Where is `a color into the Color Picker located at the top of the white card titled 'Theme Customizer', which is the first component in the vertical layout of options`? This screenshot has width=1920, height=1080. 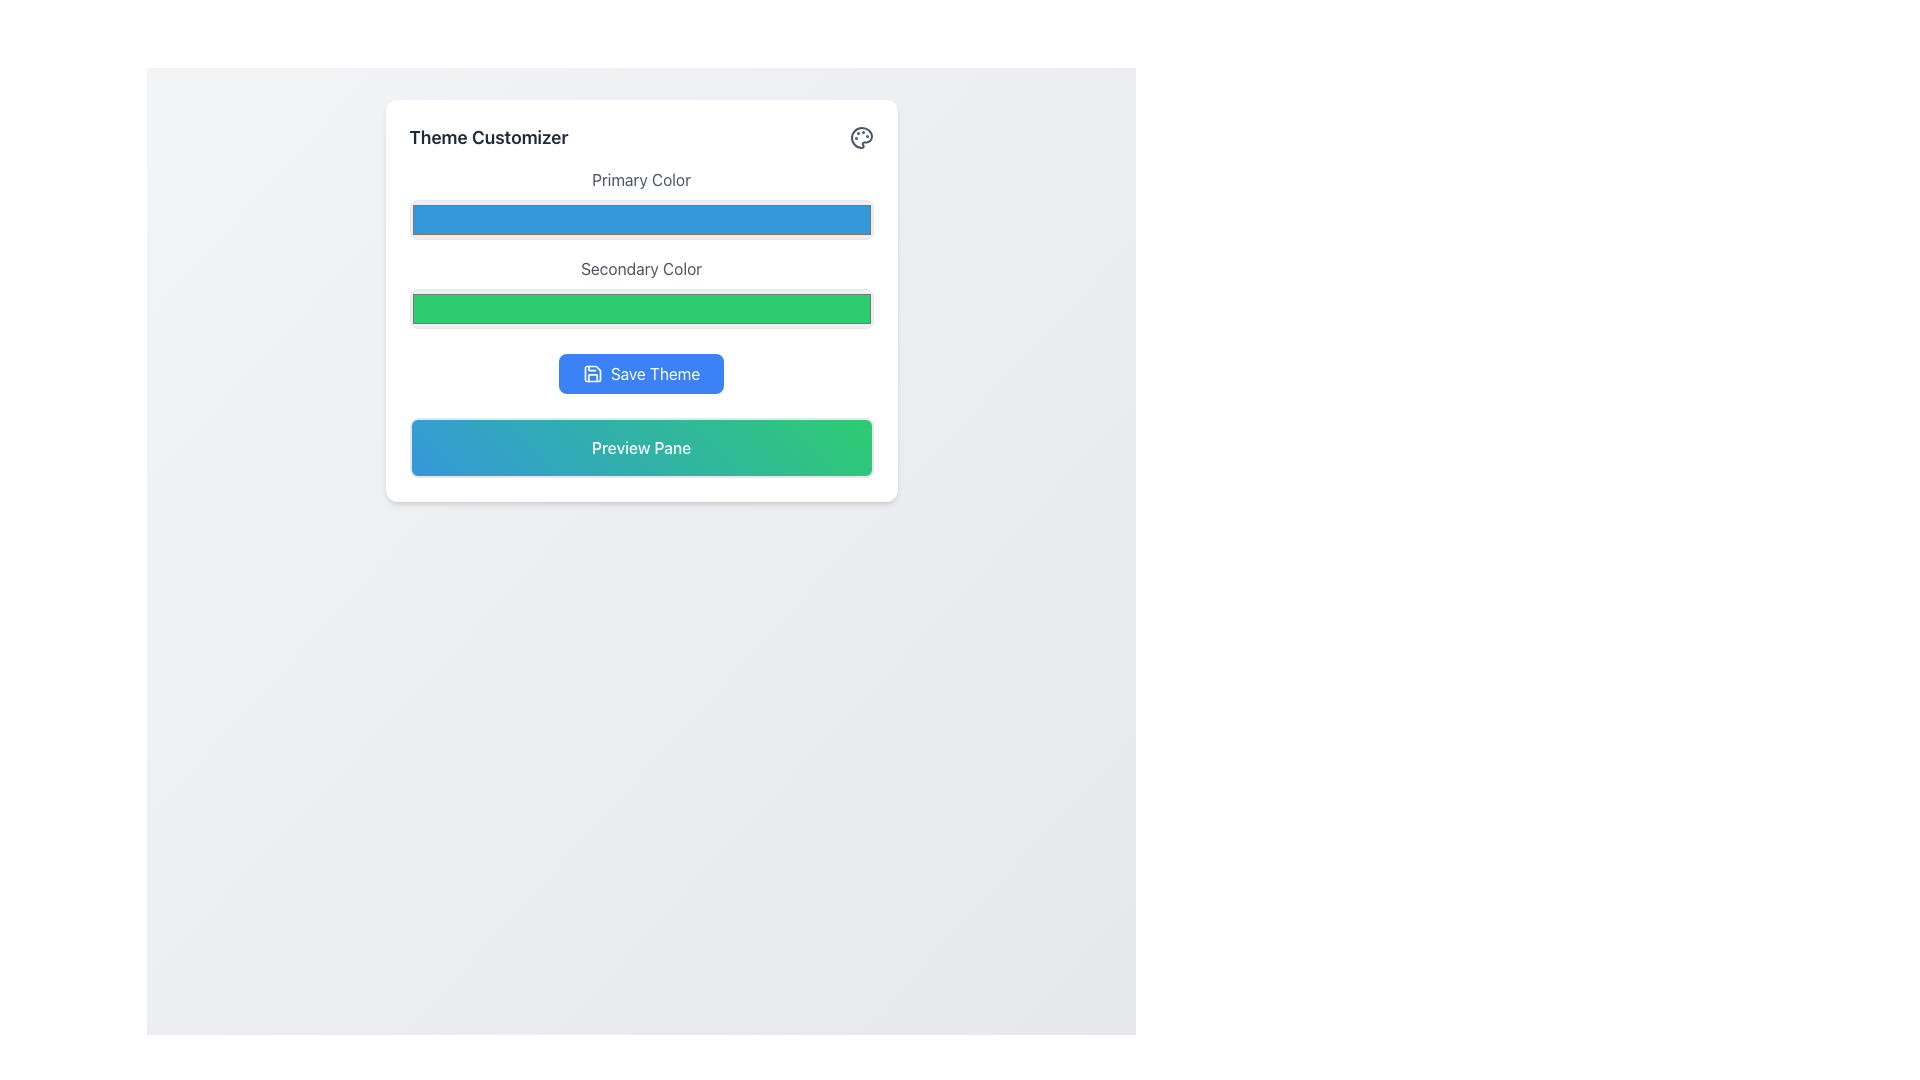 a color into the Color Picker located at the top of the white card titled 'Theme Customizer', which is the first component in the vertical layout of options is located at coordinates (641, 204).